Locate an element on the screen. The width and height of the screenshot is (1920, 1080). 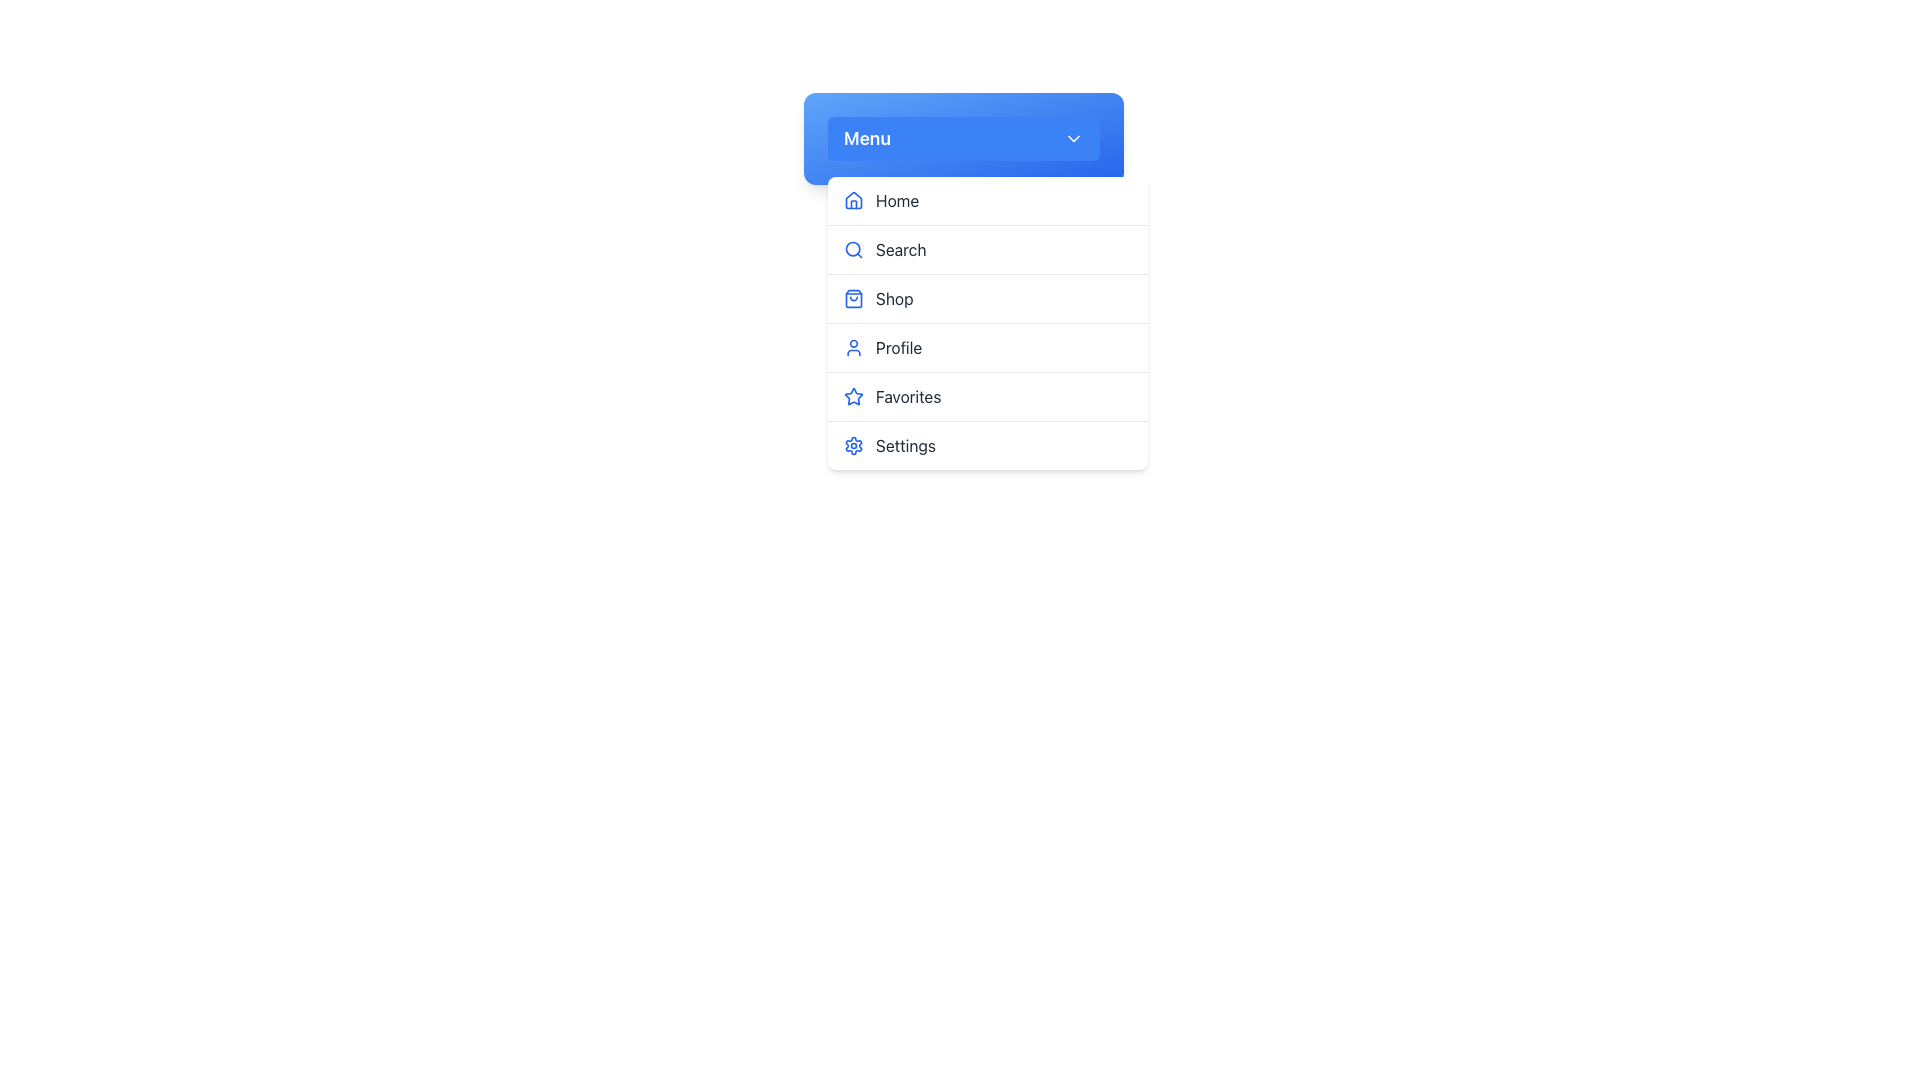
the 'Home' text label in the dropdown menu is located at coordinates (896, 200).